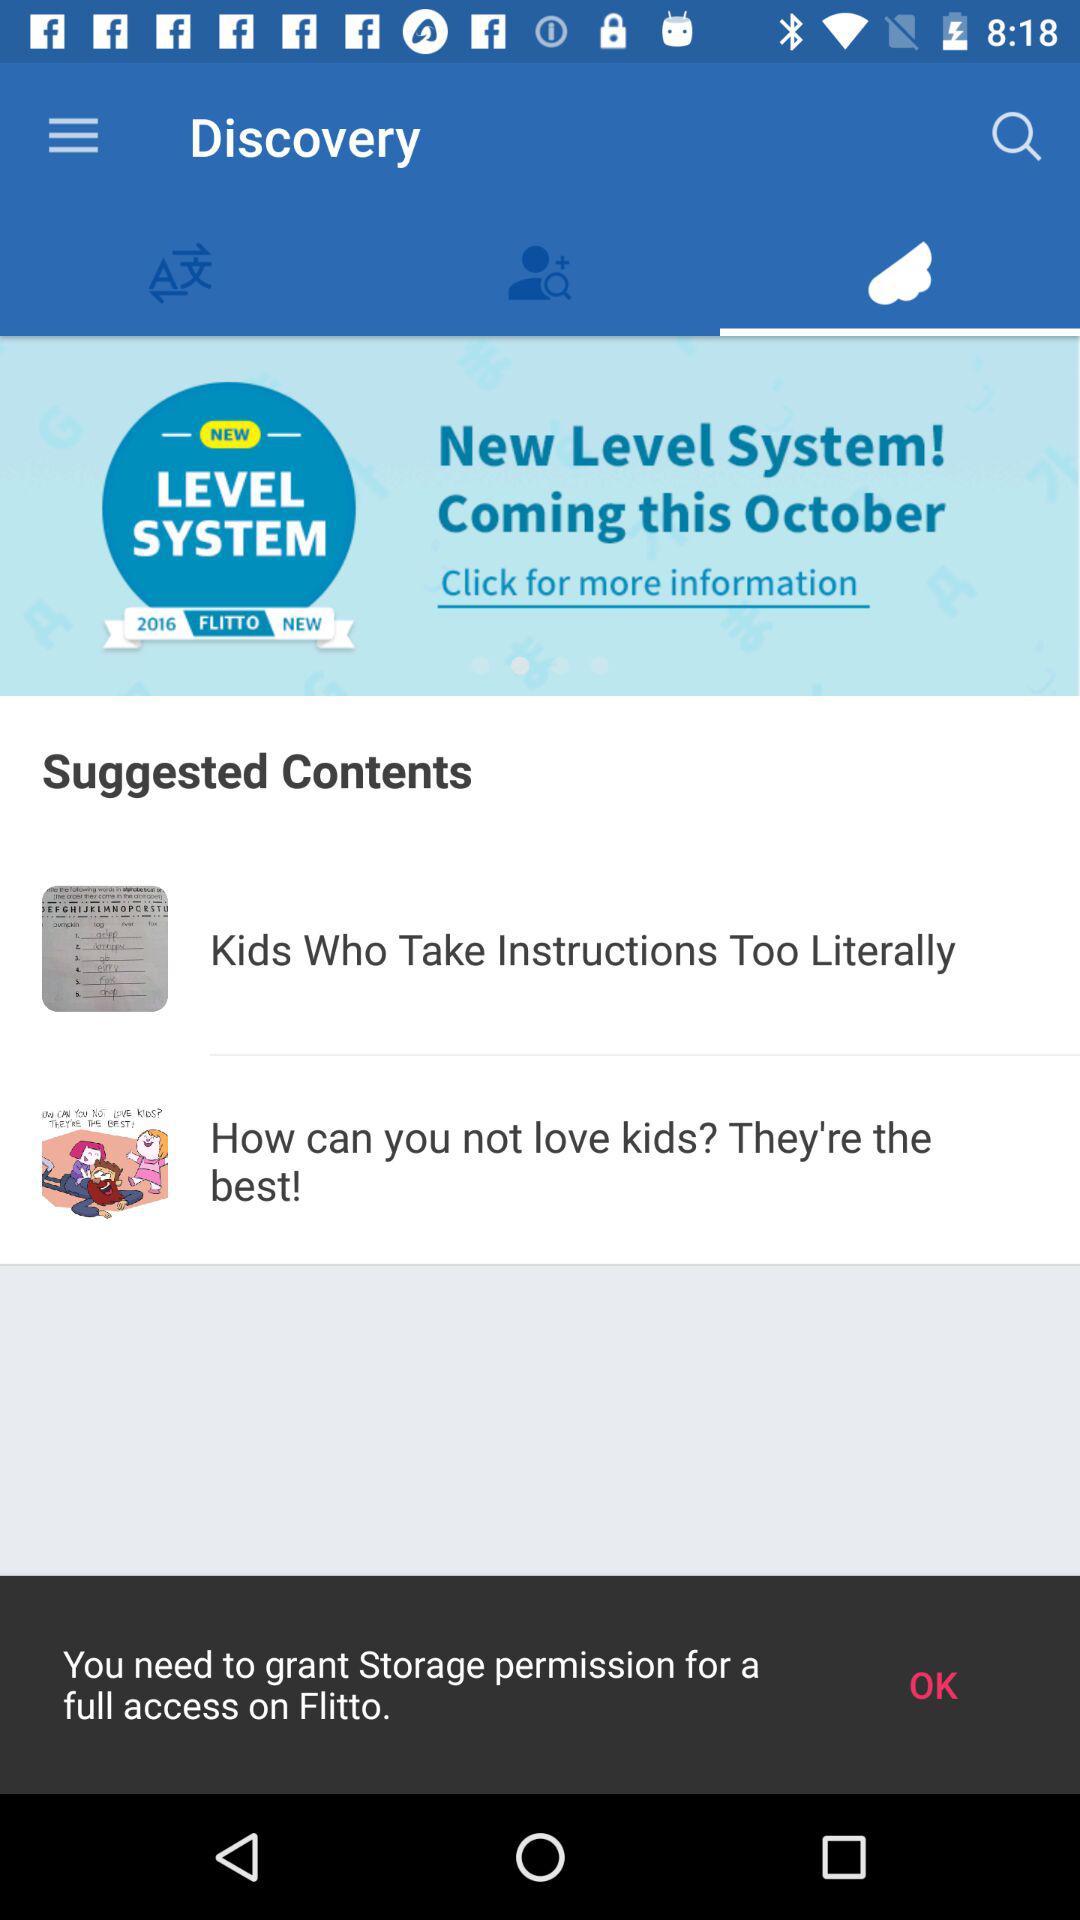 Image resolution: width=1080 pixels, height=1920 pixels. I want to click on the item above the you need to, so click(623, 1161).